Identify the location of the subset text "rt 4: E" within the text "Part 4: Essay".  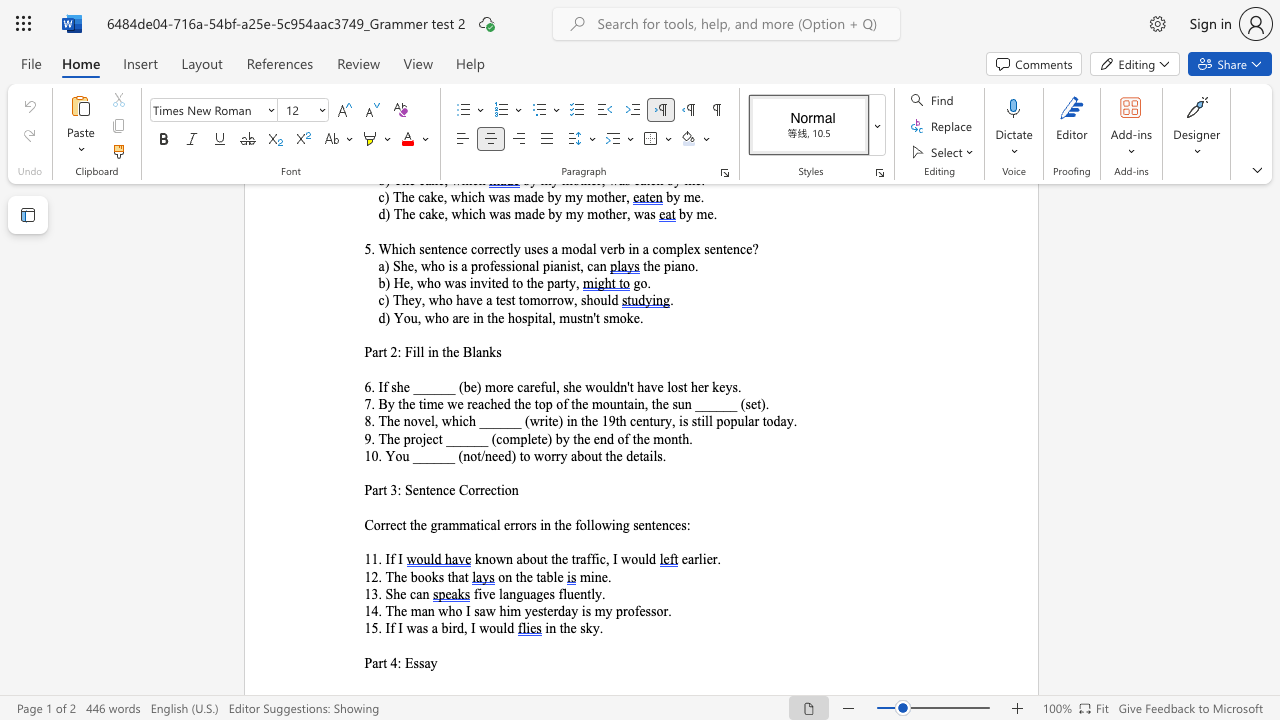
(378, 663).